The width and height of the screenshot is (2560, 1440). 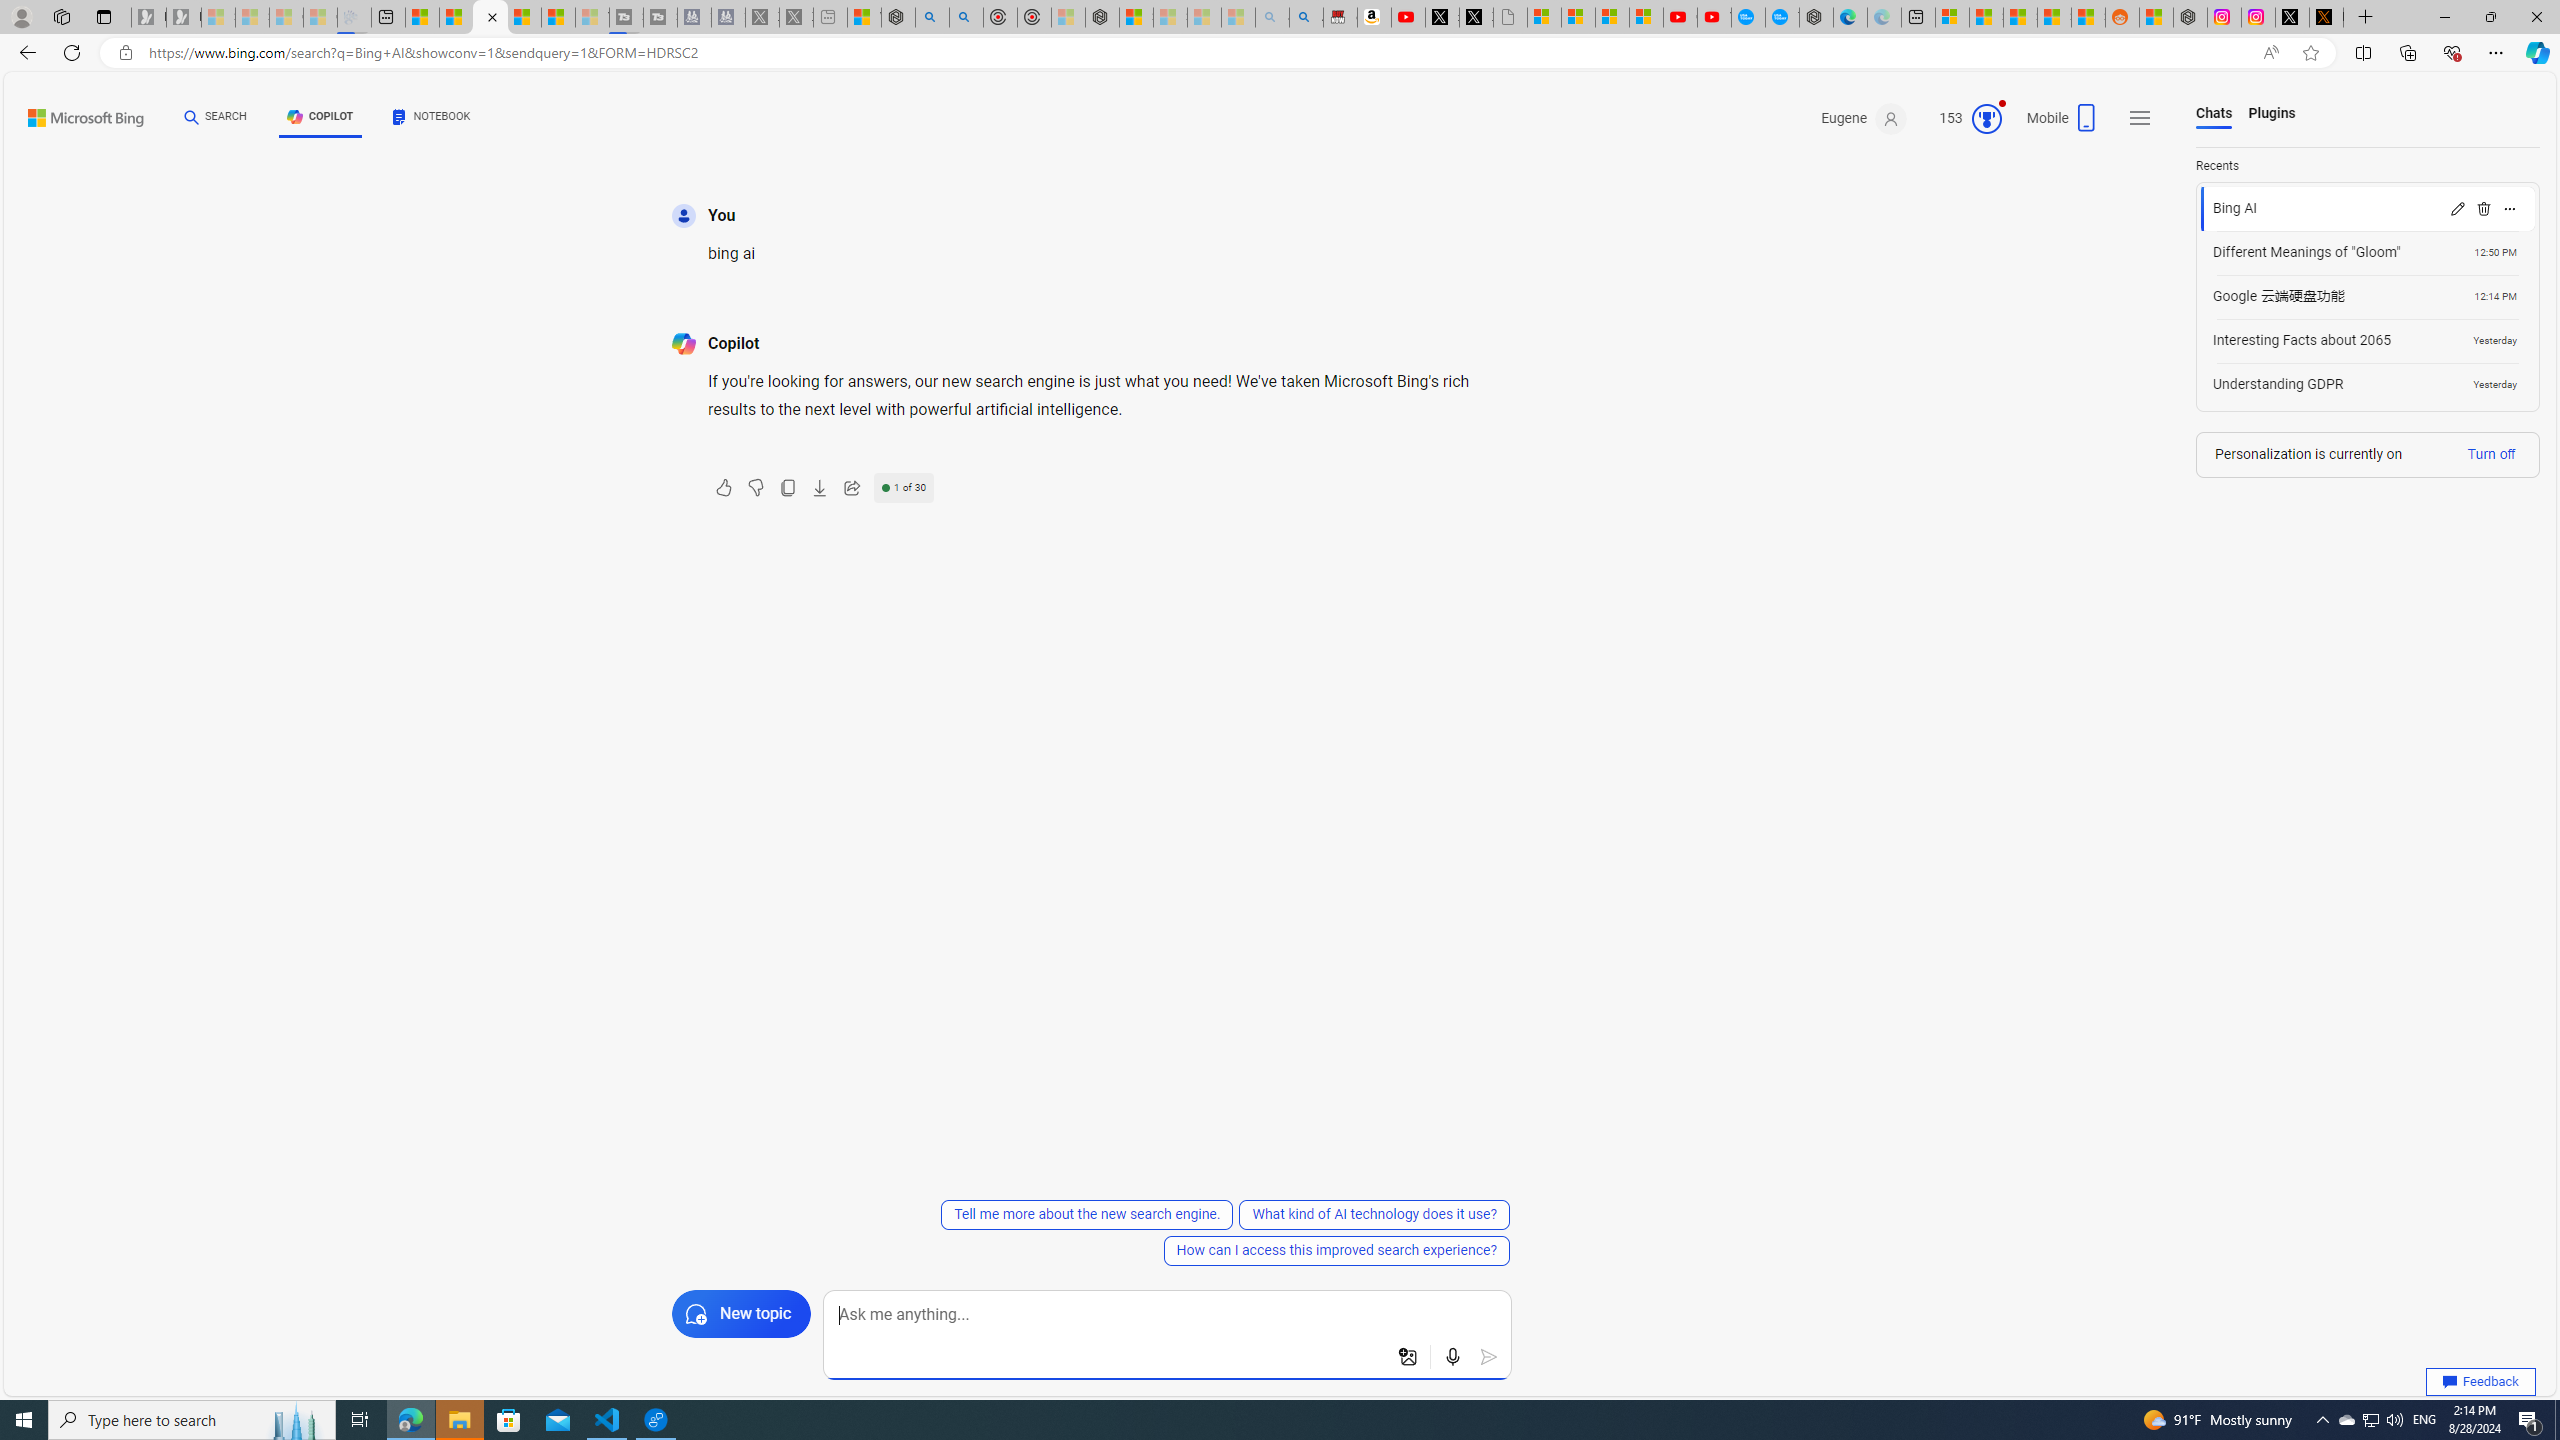 I want to click on 'NOTEBOOK', so click(x=431, y=119).